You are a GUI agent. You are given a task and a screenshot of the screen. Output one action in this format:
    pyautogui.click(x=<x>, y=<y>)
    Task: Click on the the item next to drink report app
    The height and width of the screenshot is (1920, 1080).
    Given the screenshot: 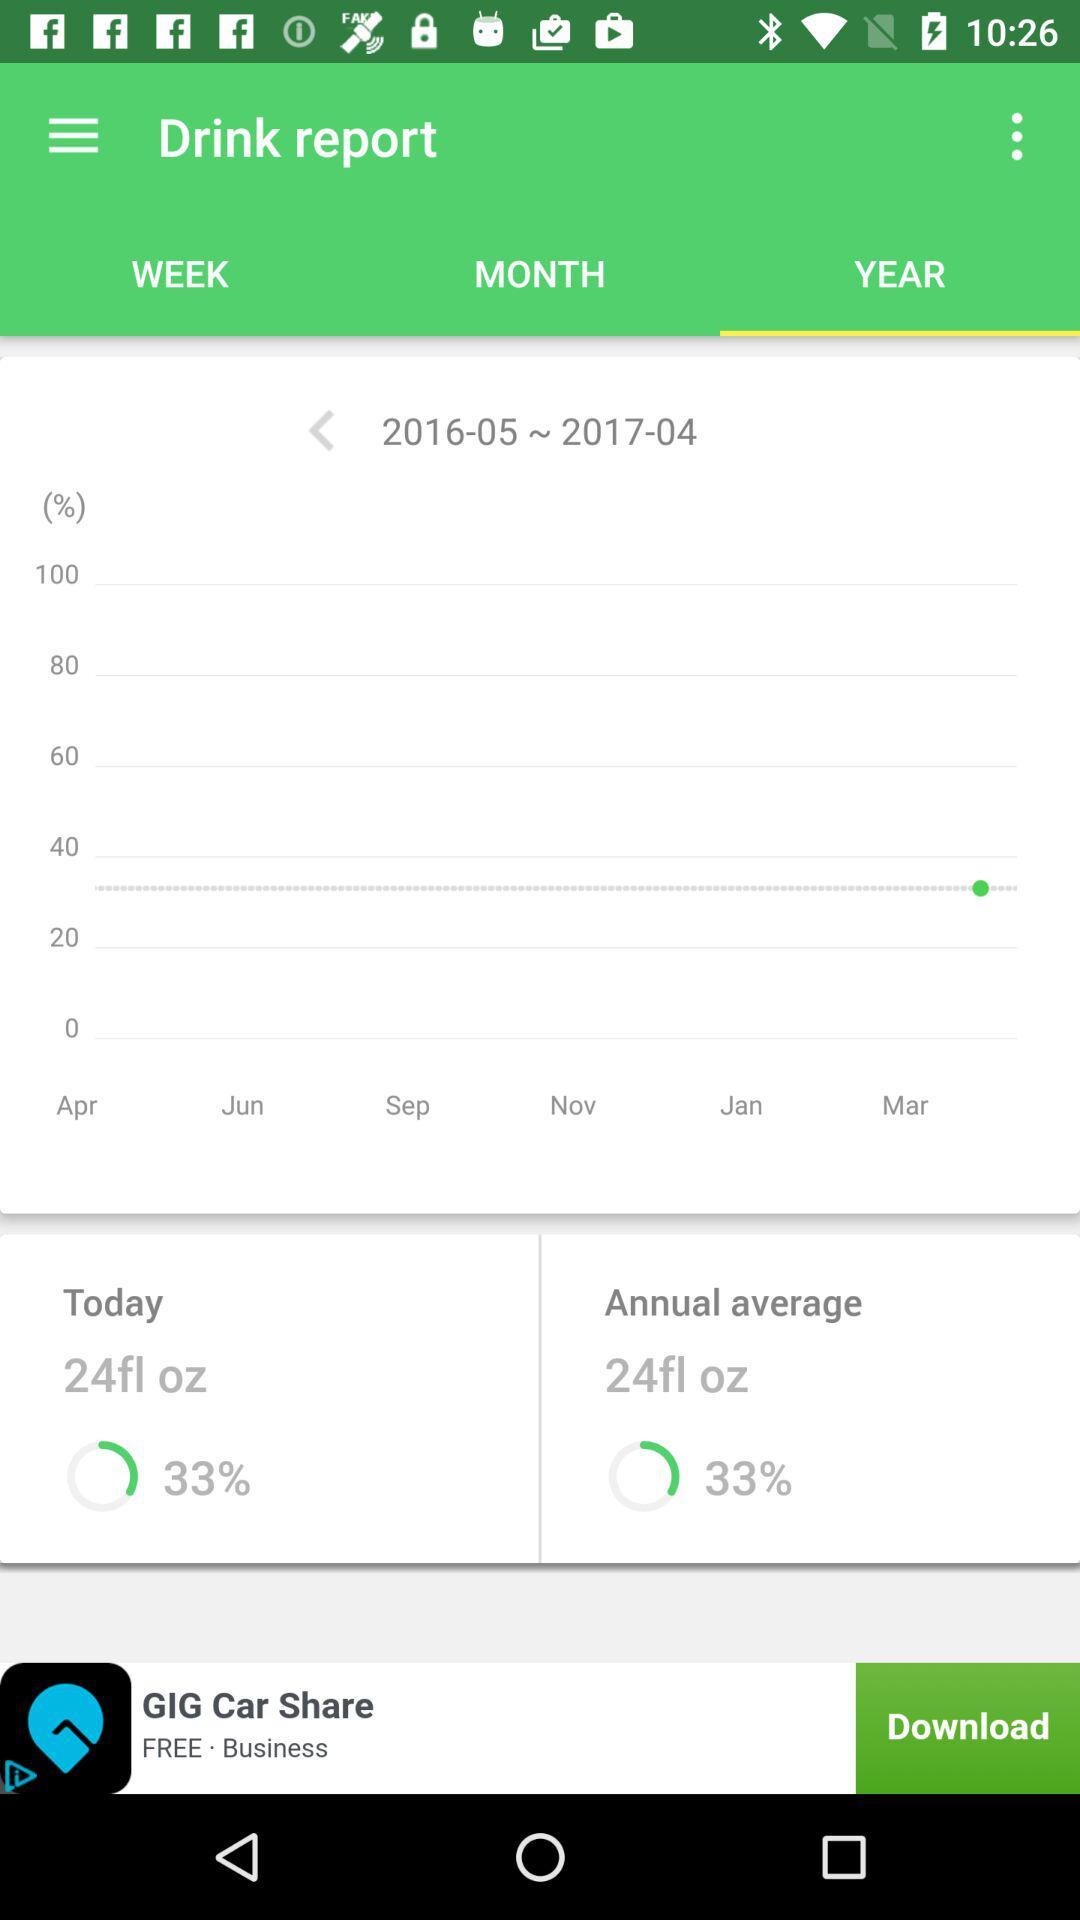 What is the action you would take?
    pyautogui.click(x=72, y=135)
    